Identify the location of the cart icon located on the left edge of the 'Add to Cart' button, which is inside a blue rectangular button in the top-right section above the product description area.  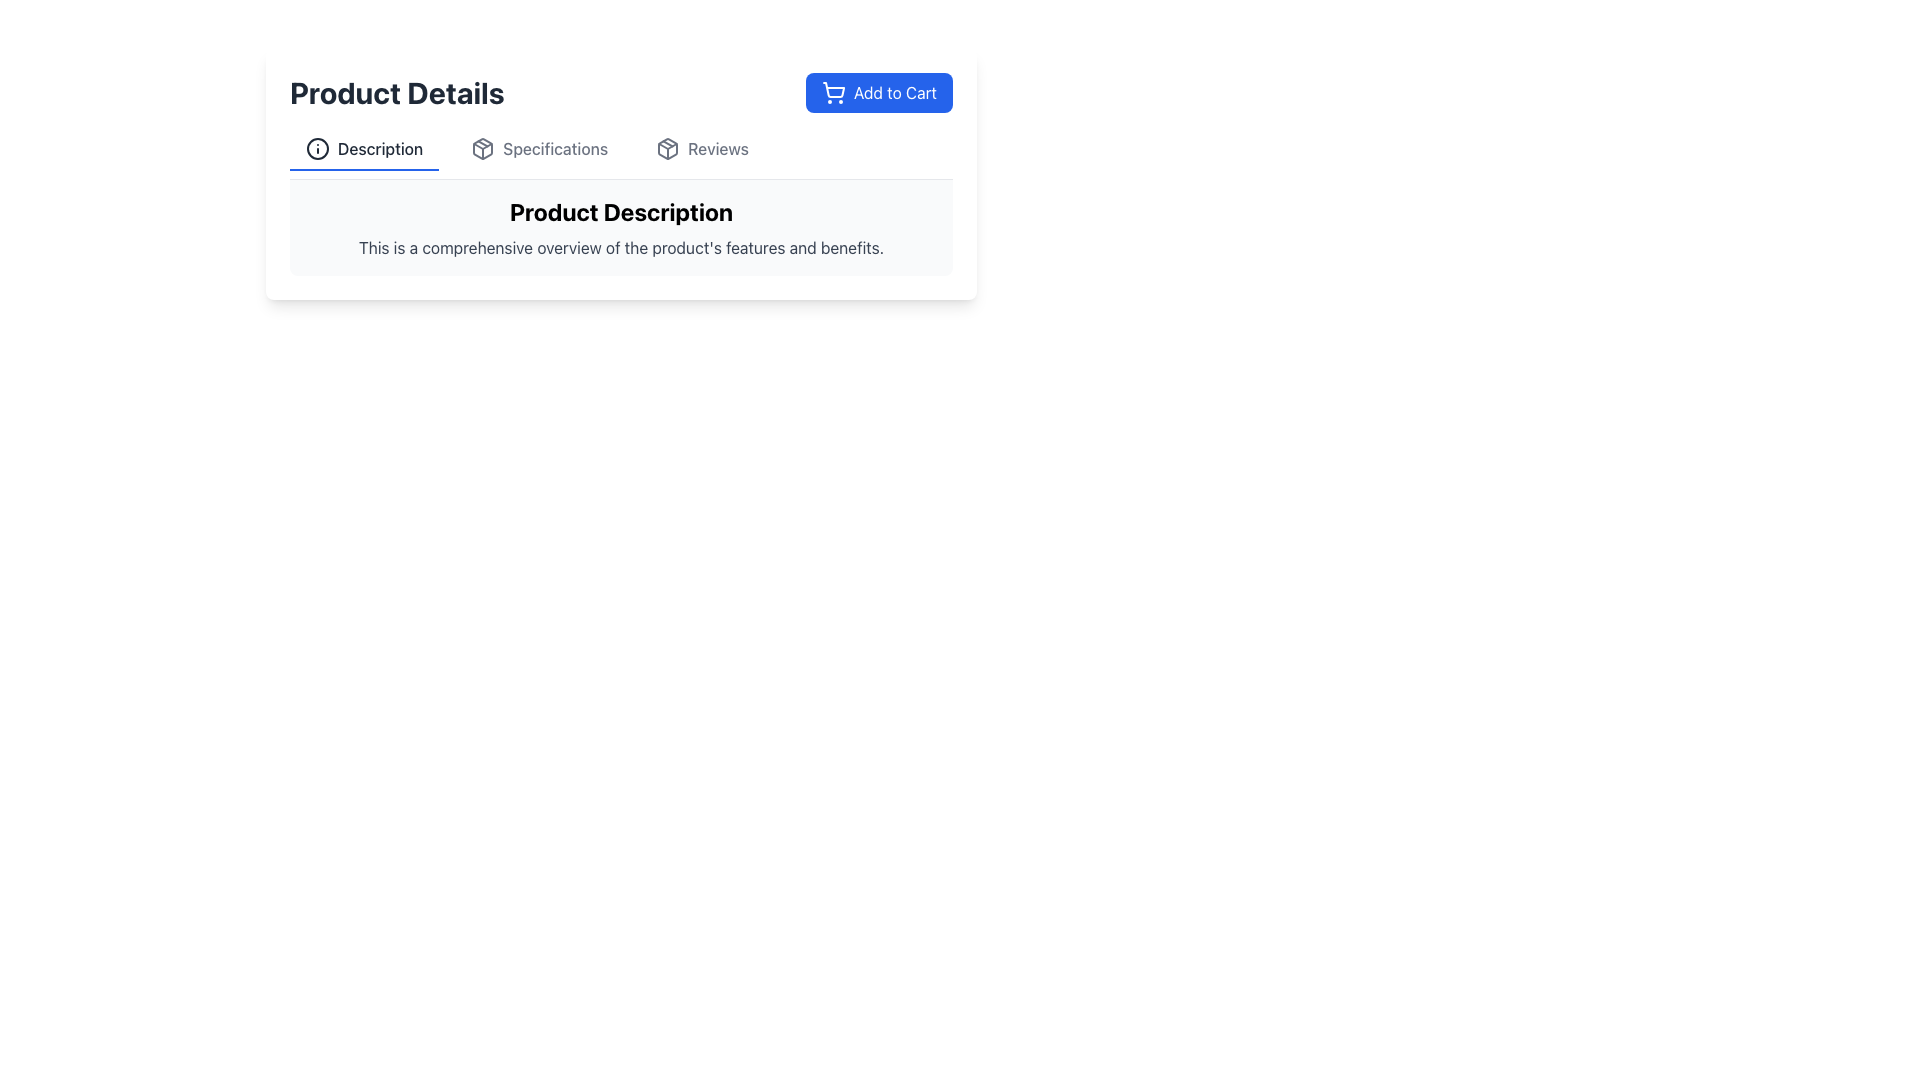
(834, 92).